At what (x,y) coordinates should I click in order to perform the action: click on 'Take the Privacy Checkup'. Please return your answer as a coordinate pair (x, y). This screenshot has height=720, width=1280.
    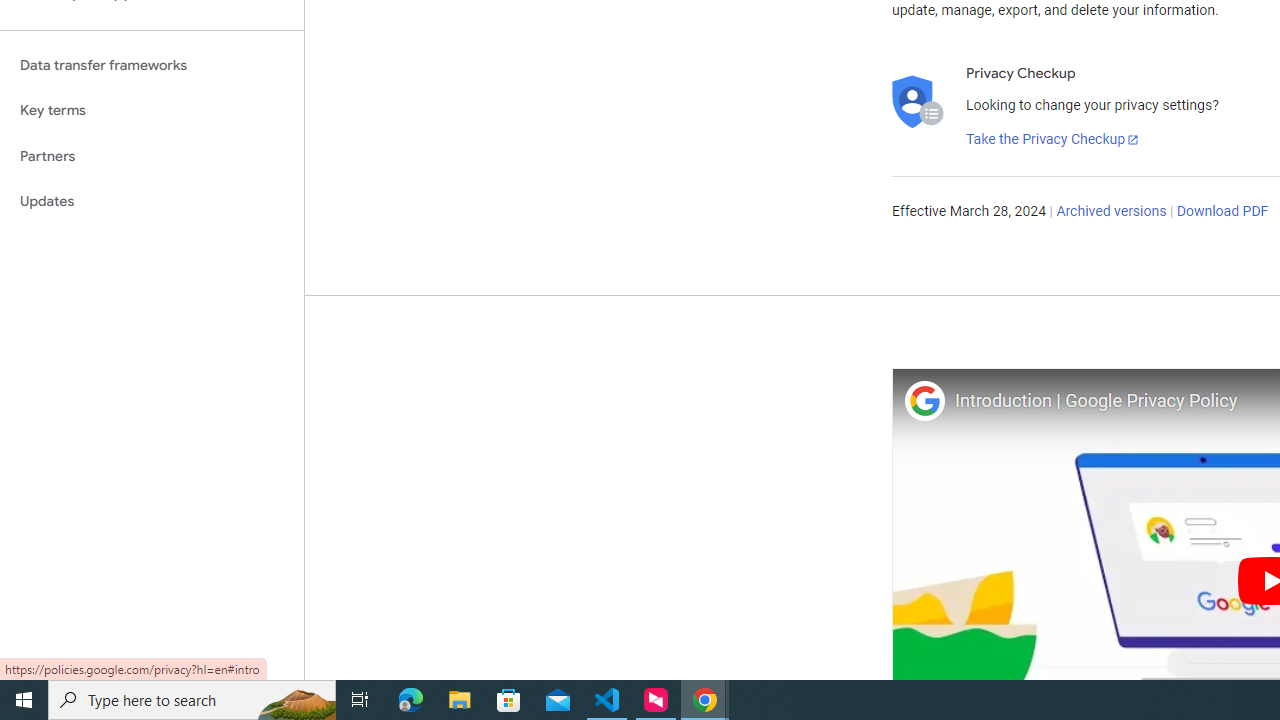
    Looking at the image, I should click on (1052, 139).